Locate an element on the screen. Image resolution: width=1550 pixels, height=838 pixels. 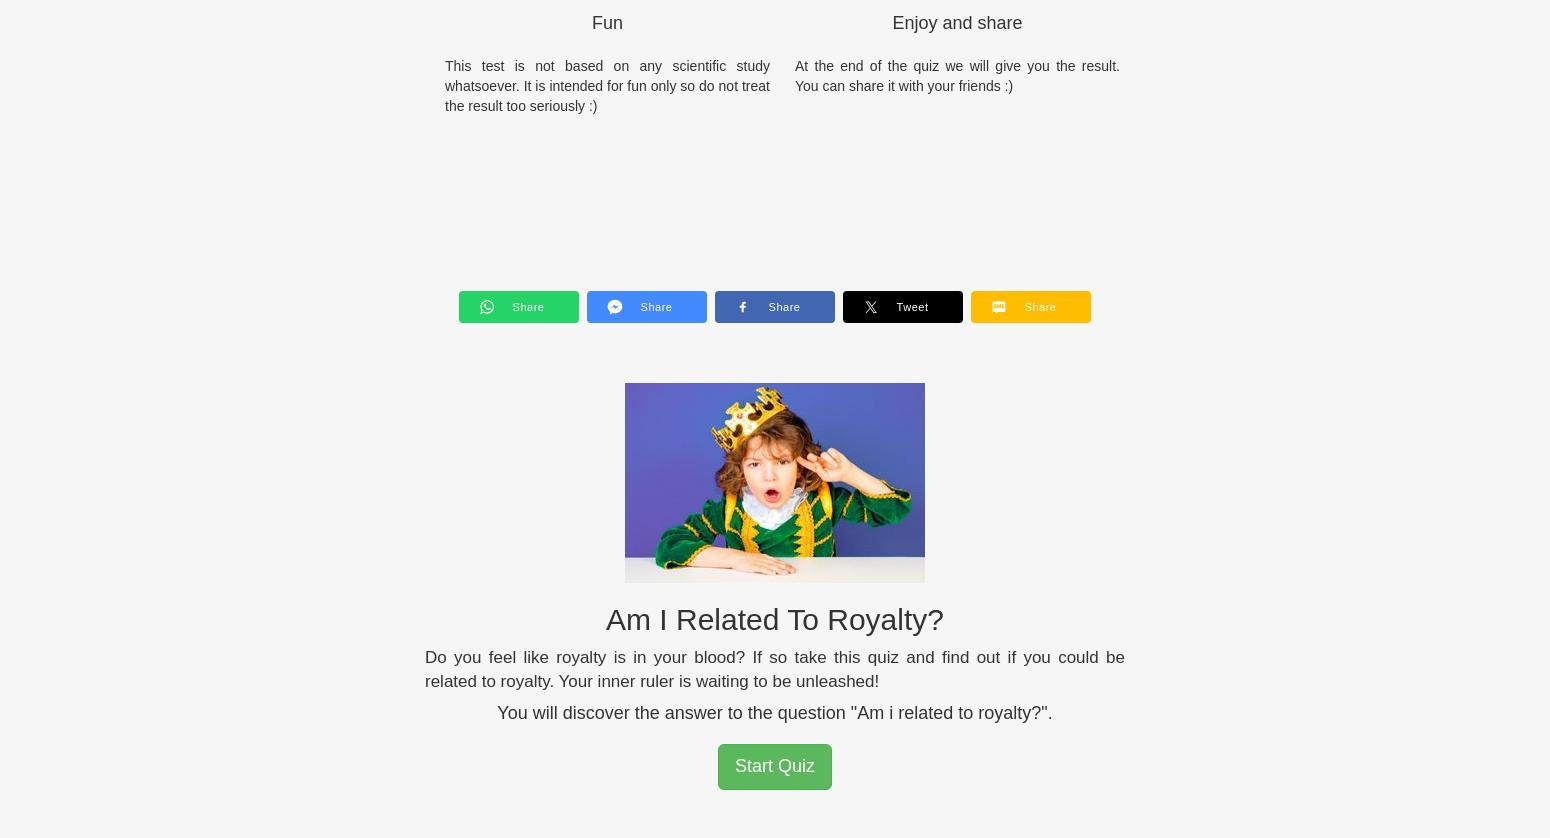
'Tweet' is located at coordinates (912, 305).